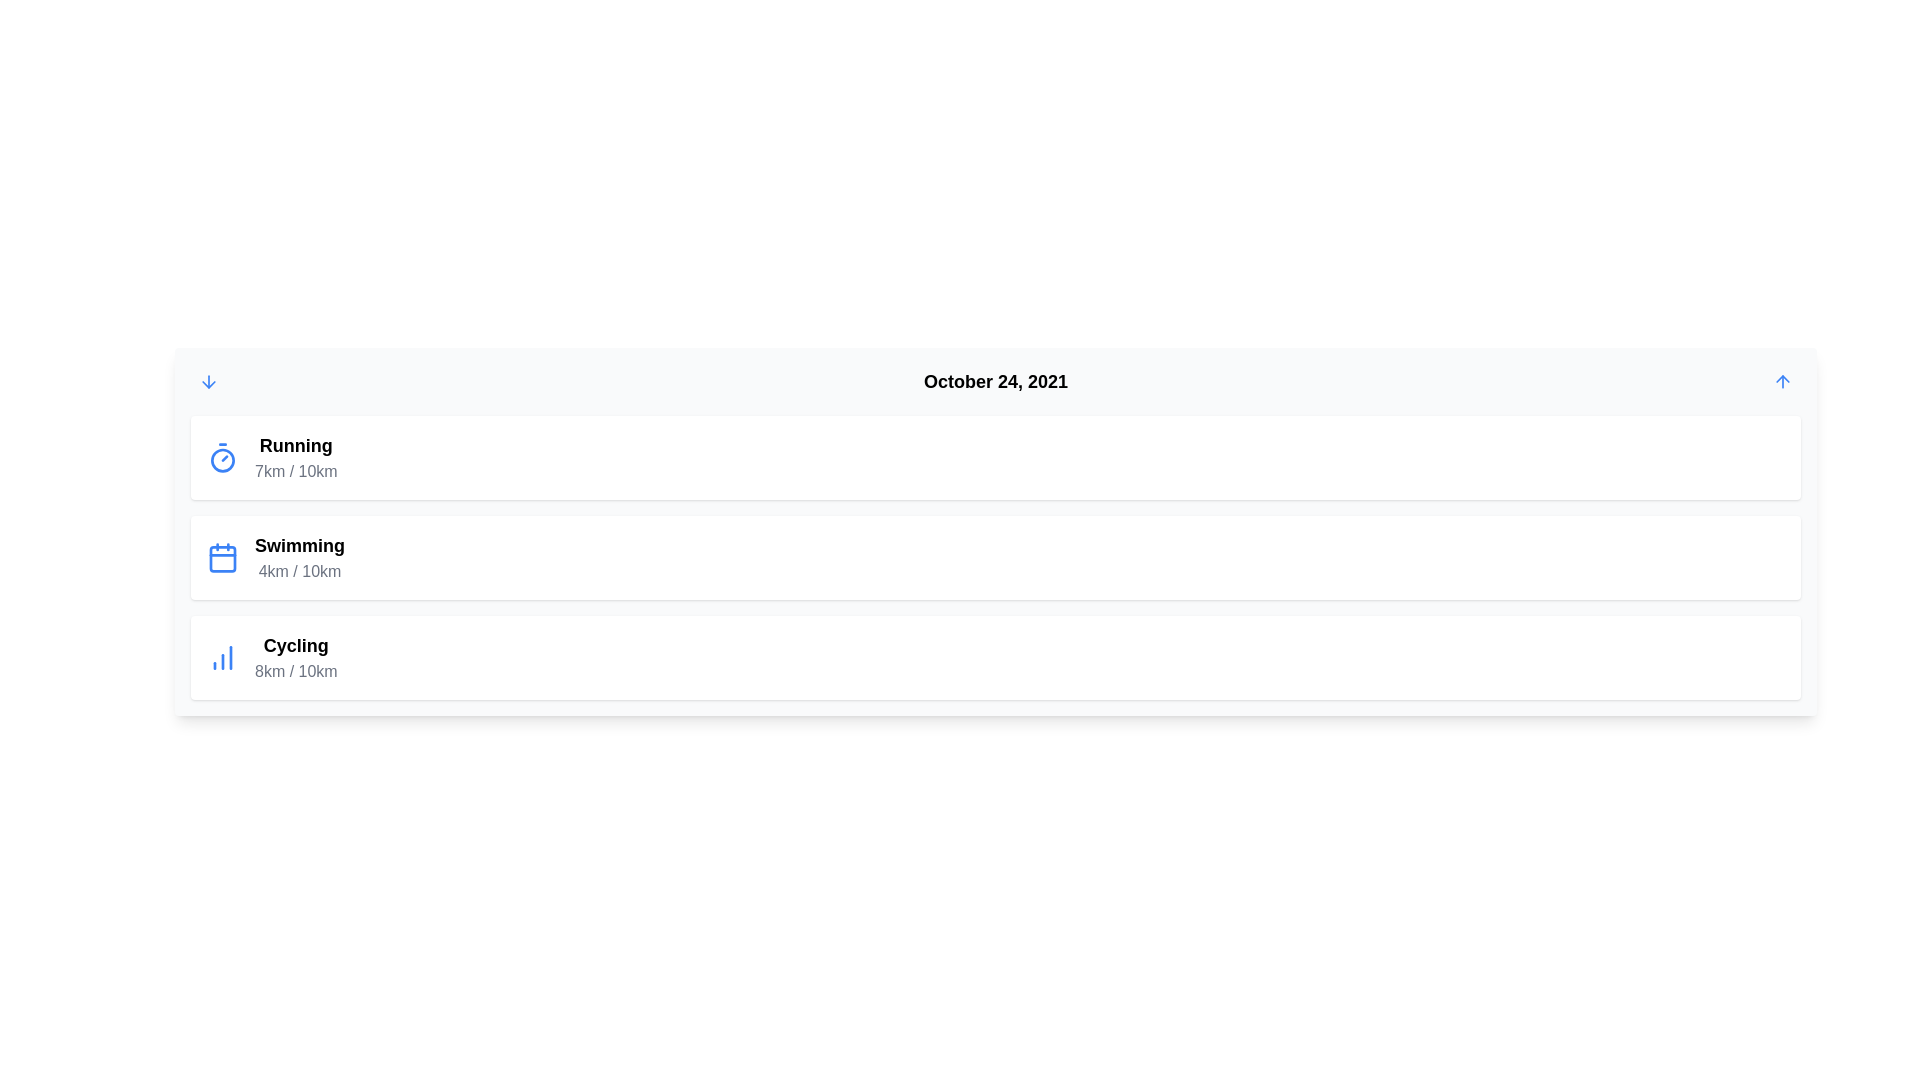  I want to click on the circular button with a downward arrow icon in blue color located at the top-left corner of the section header labeled 'October 24, 2021', so click(209, 381).